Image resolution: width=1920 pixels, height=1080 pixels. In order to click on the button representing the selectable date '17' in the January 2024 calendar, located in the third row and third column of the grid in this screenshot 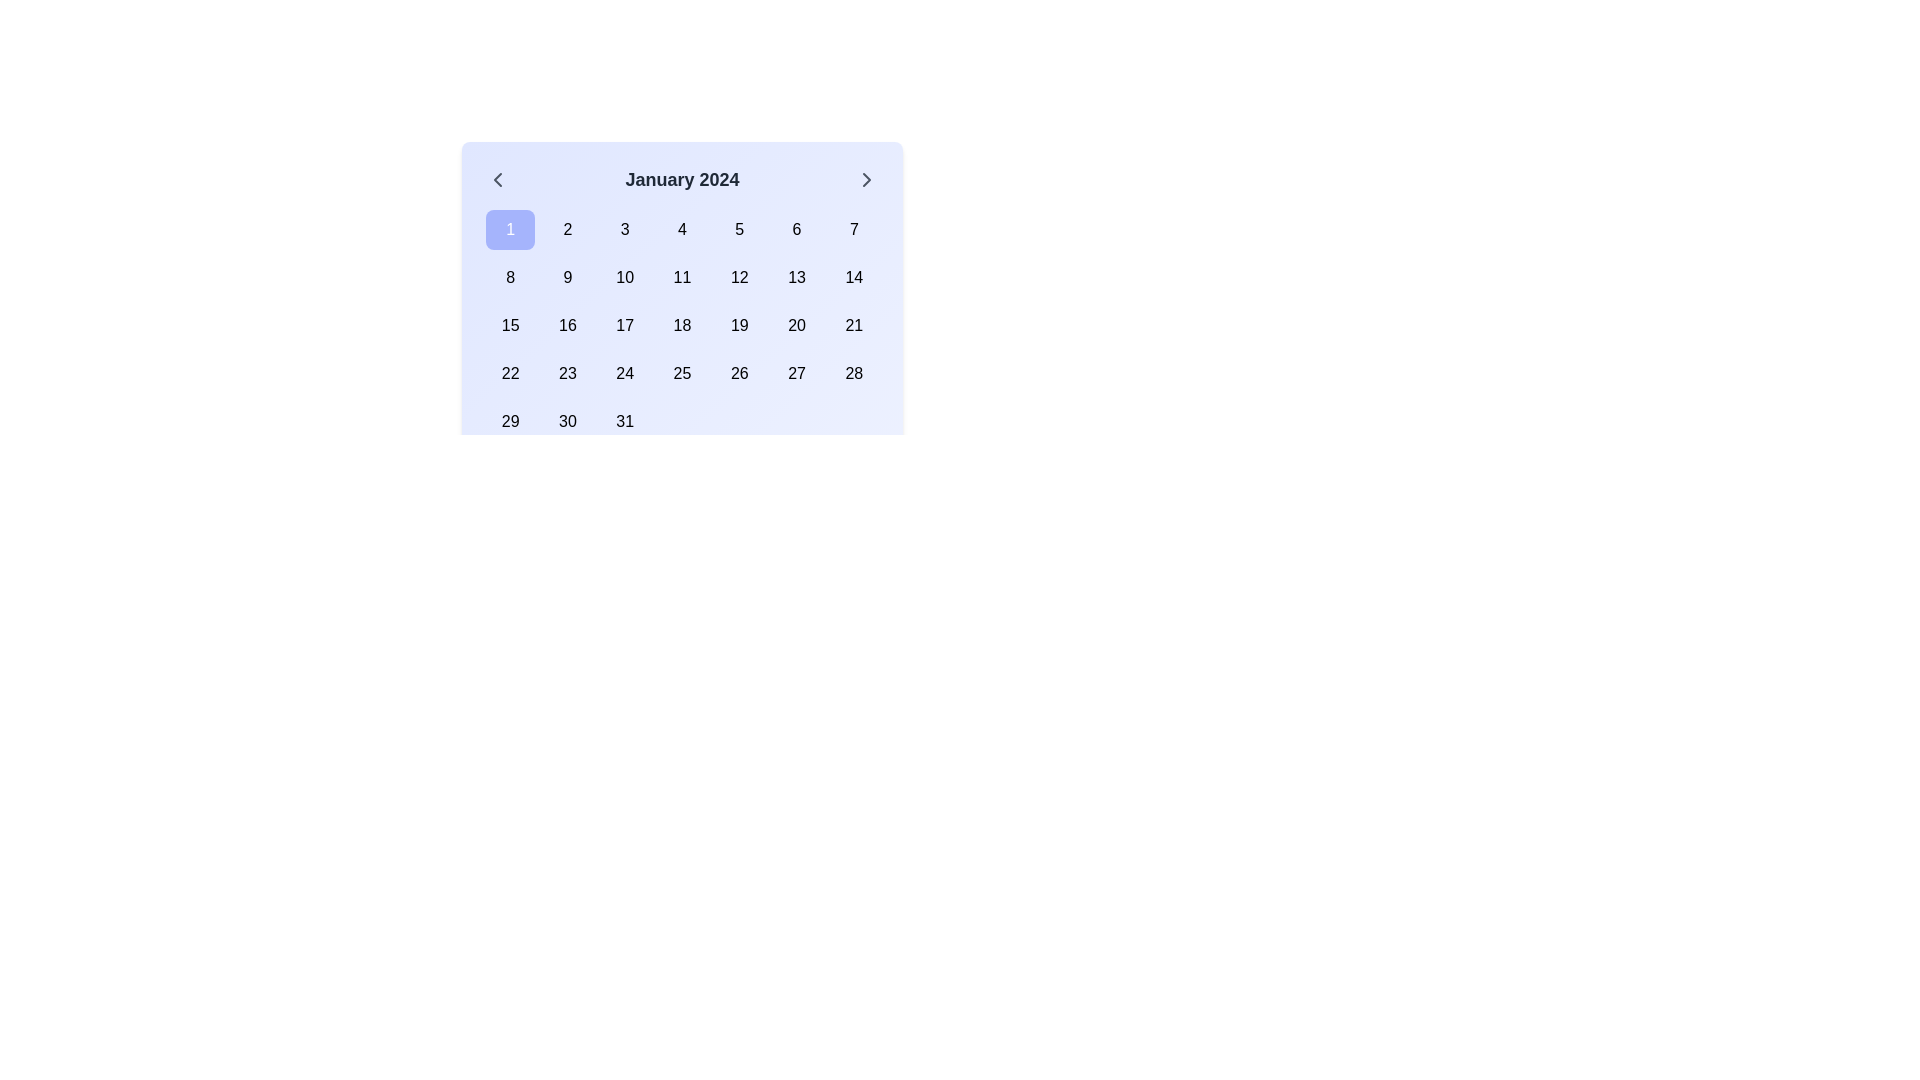, I will do `click(624, 325)`.